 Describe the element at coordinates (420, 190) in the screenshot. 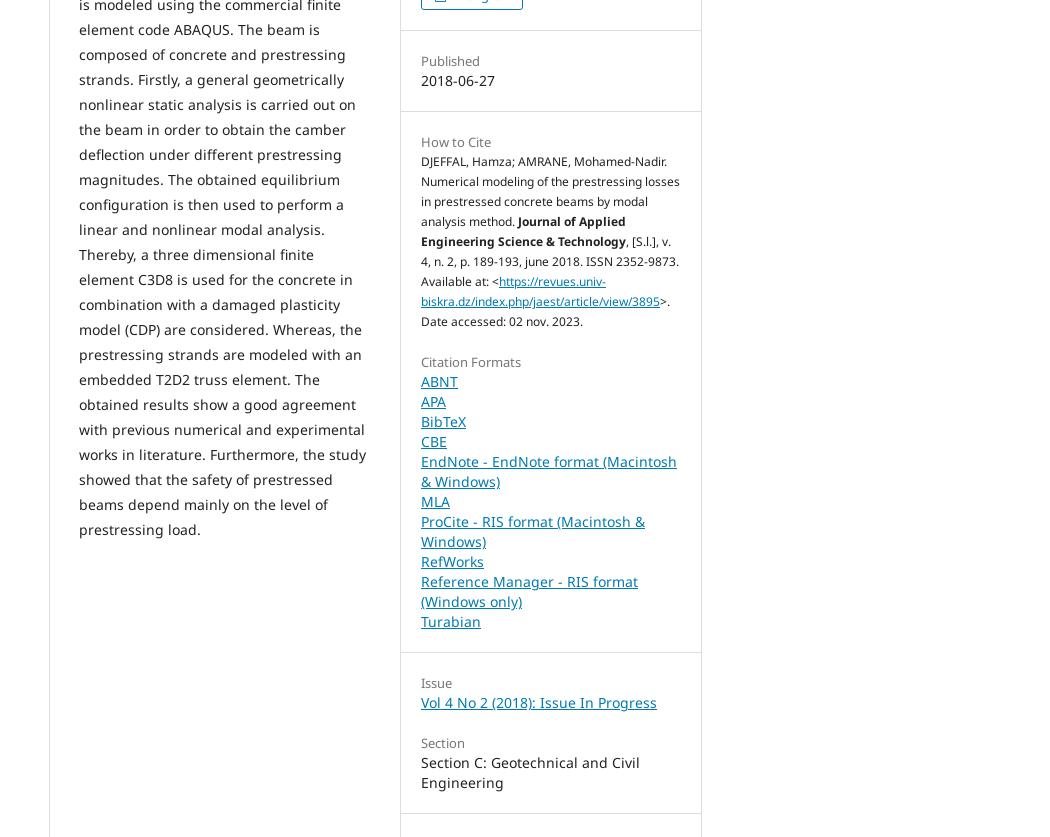

I see `'DJEFFAL, Hamza; 						AMRANE, Mohamed-Nadir.
 Numerical modeling of the prestressing losses in prestressed concrete beams by modal analysis method.'` at that location.